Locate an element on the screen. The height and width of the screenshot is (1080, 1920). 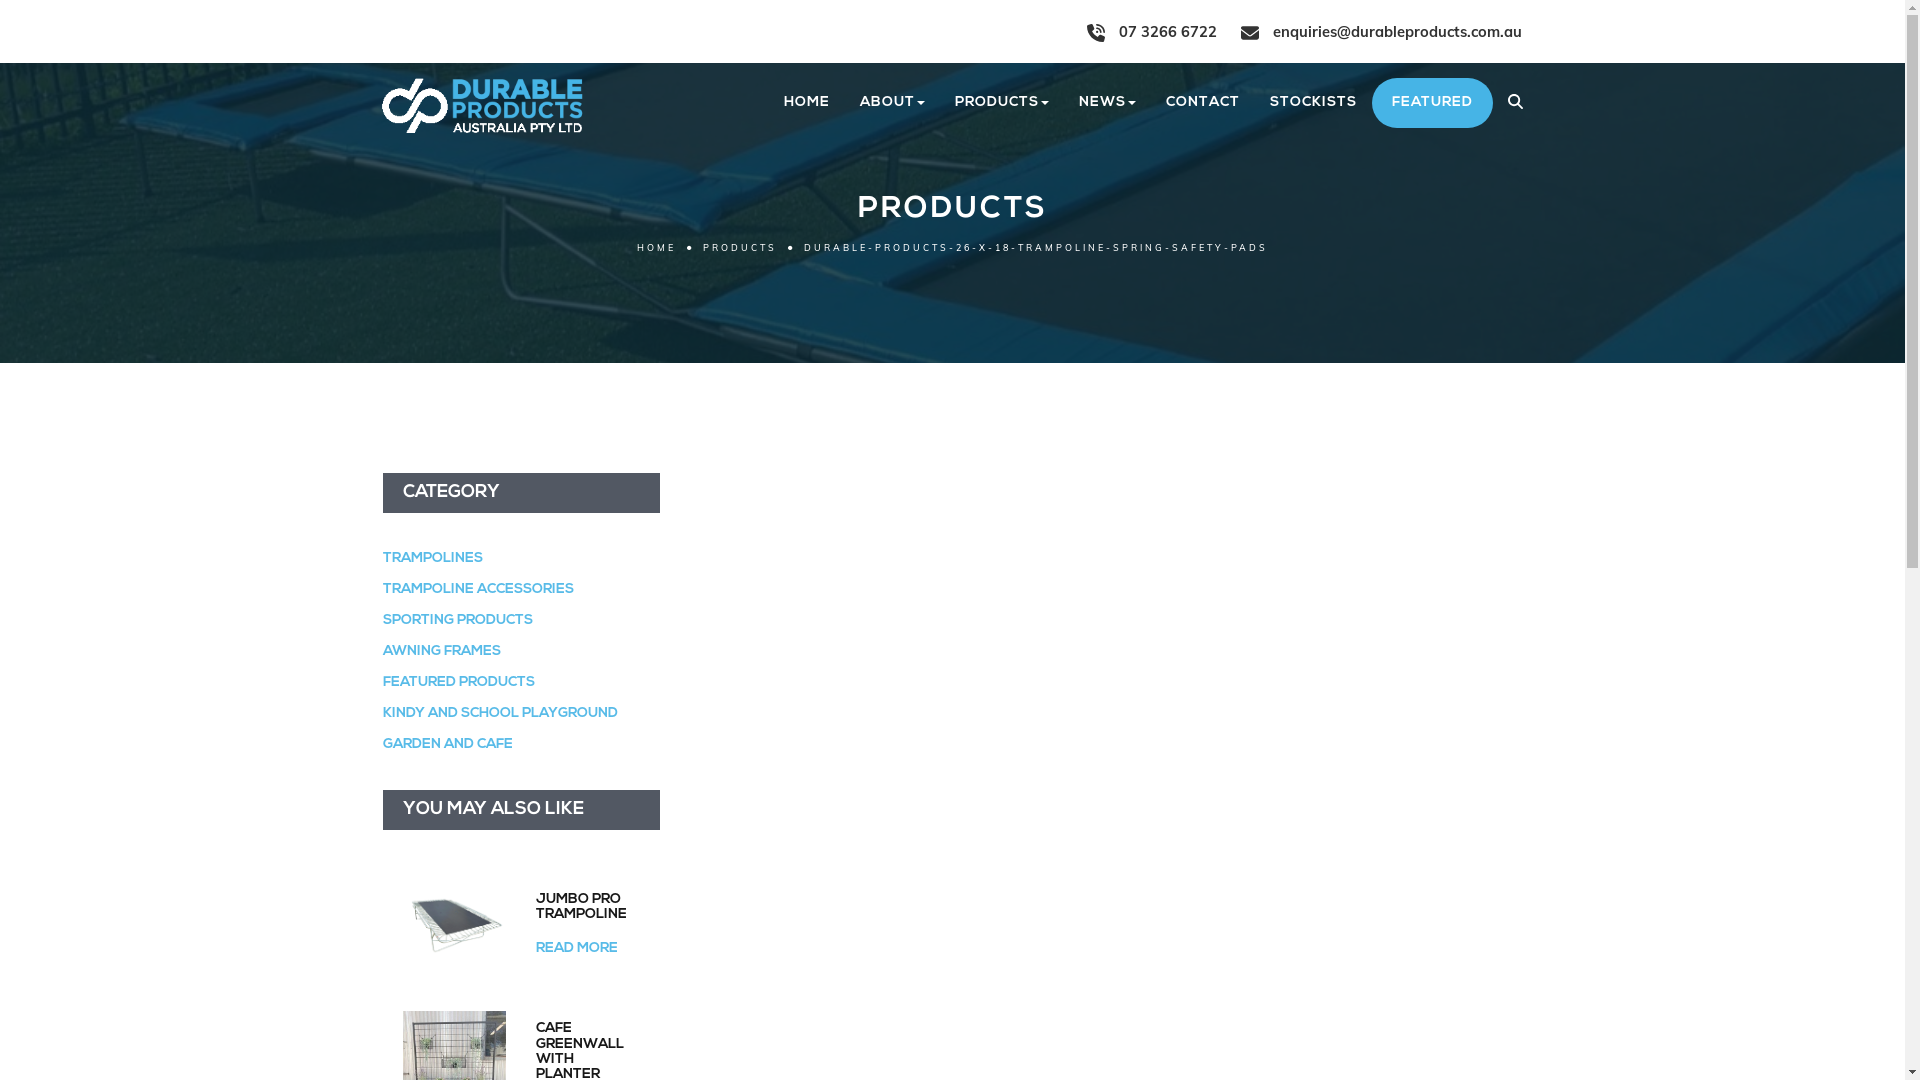
'ABOUT' is located at coordinates (890, 103).